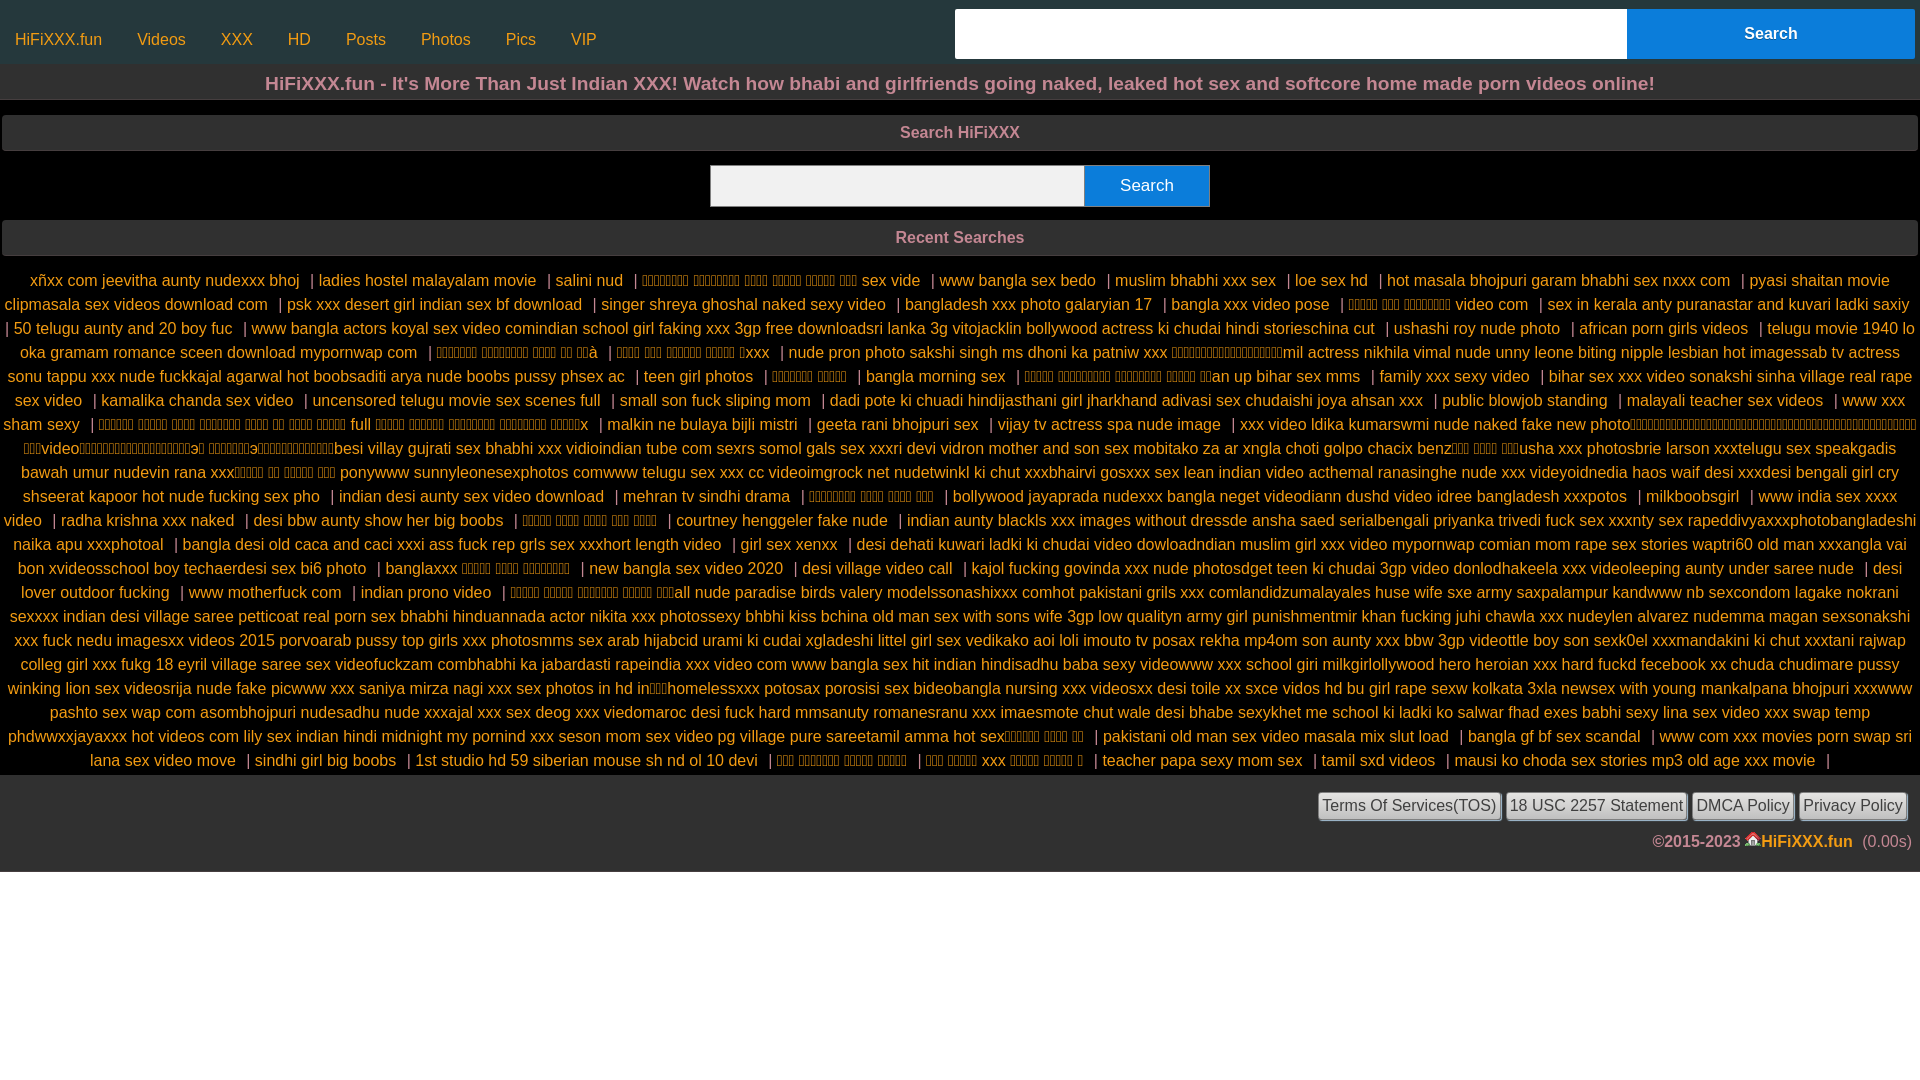 The image size is (1920, 1080). Describe the element at coordinates (560, 39) in the screenshot. I see `'VIP'` at that location.